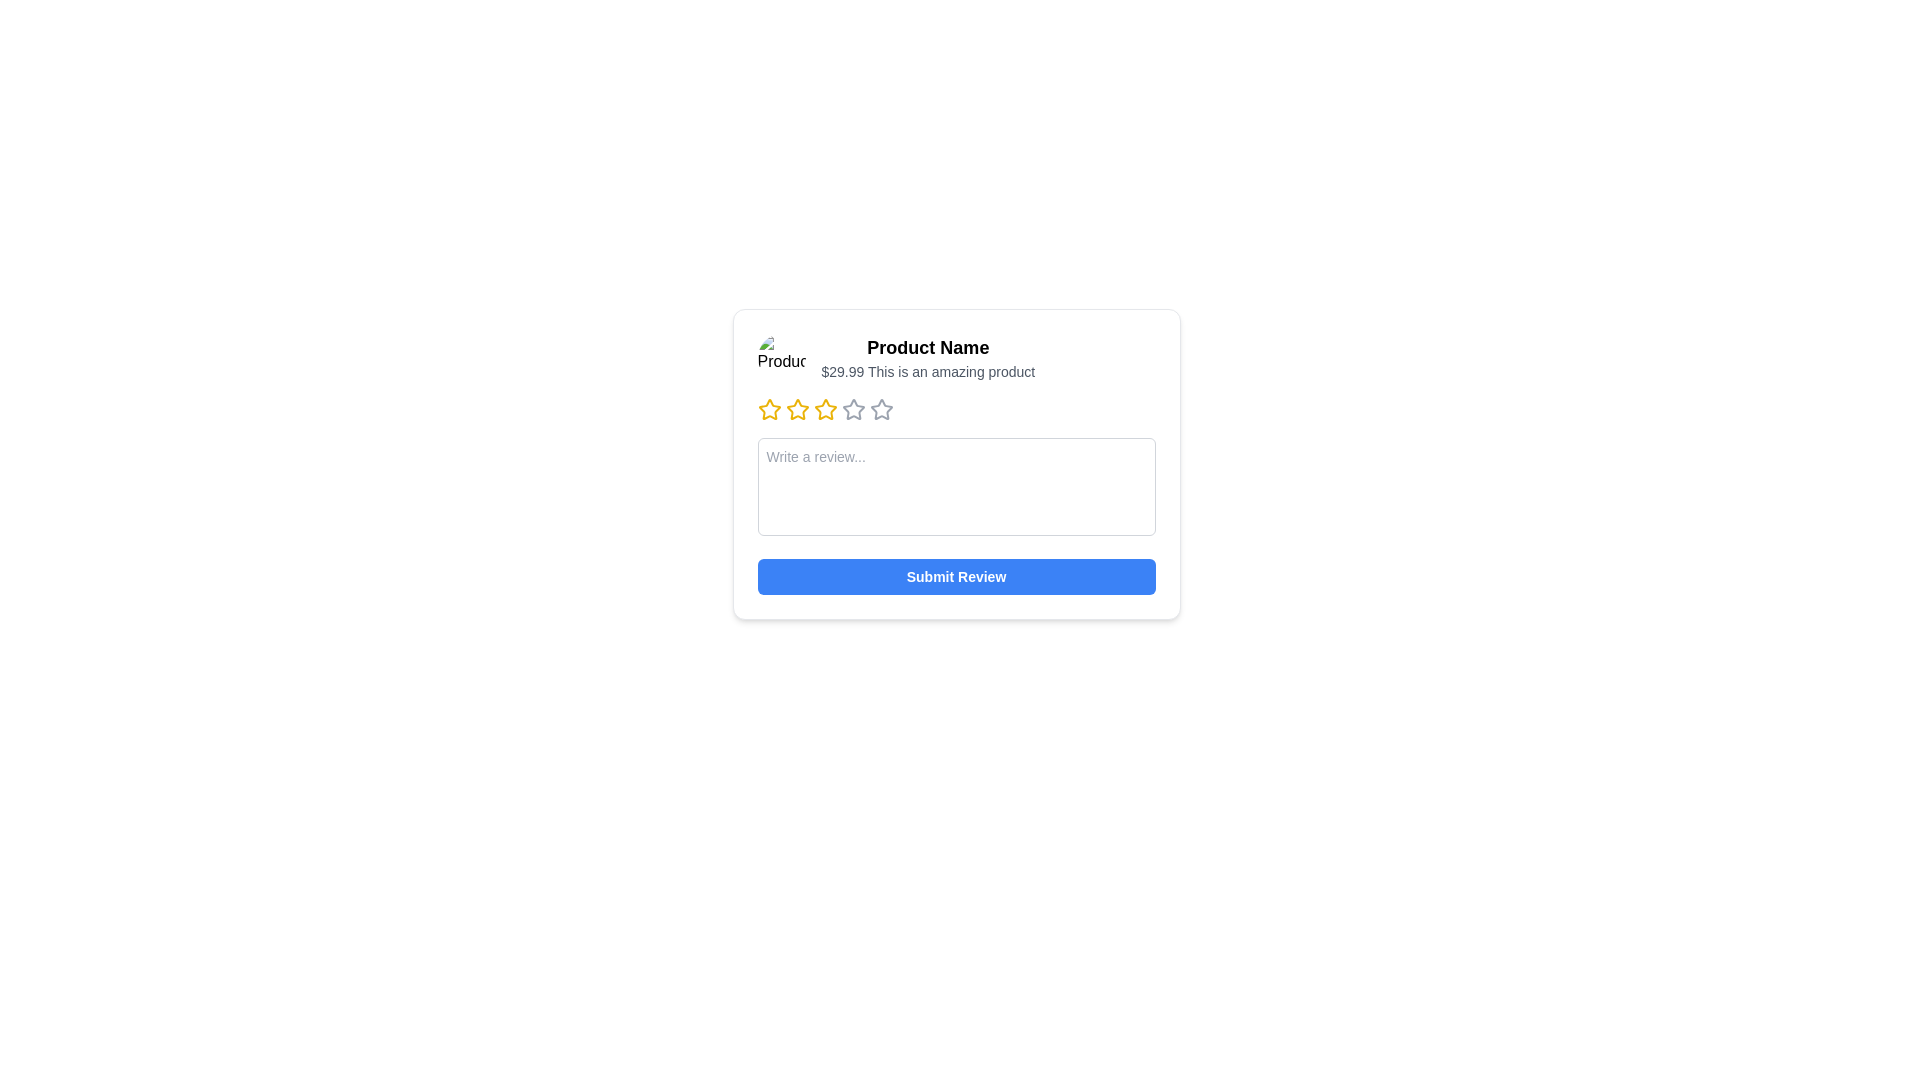  Describe the element at coordinates (825, 408) in the screenshot. I see `the second yellow star icon in the ratings section to rate the product` at that location.